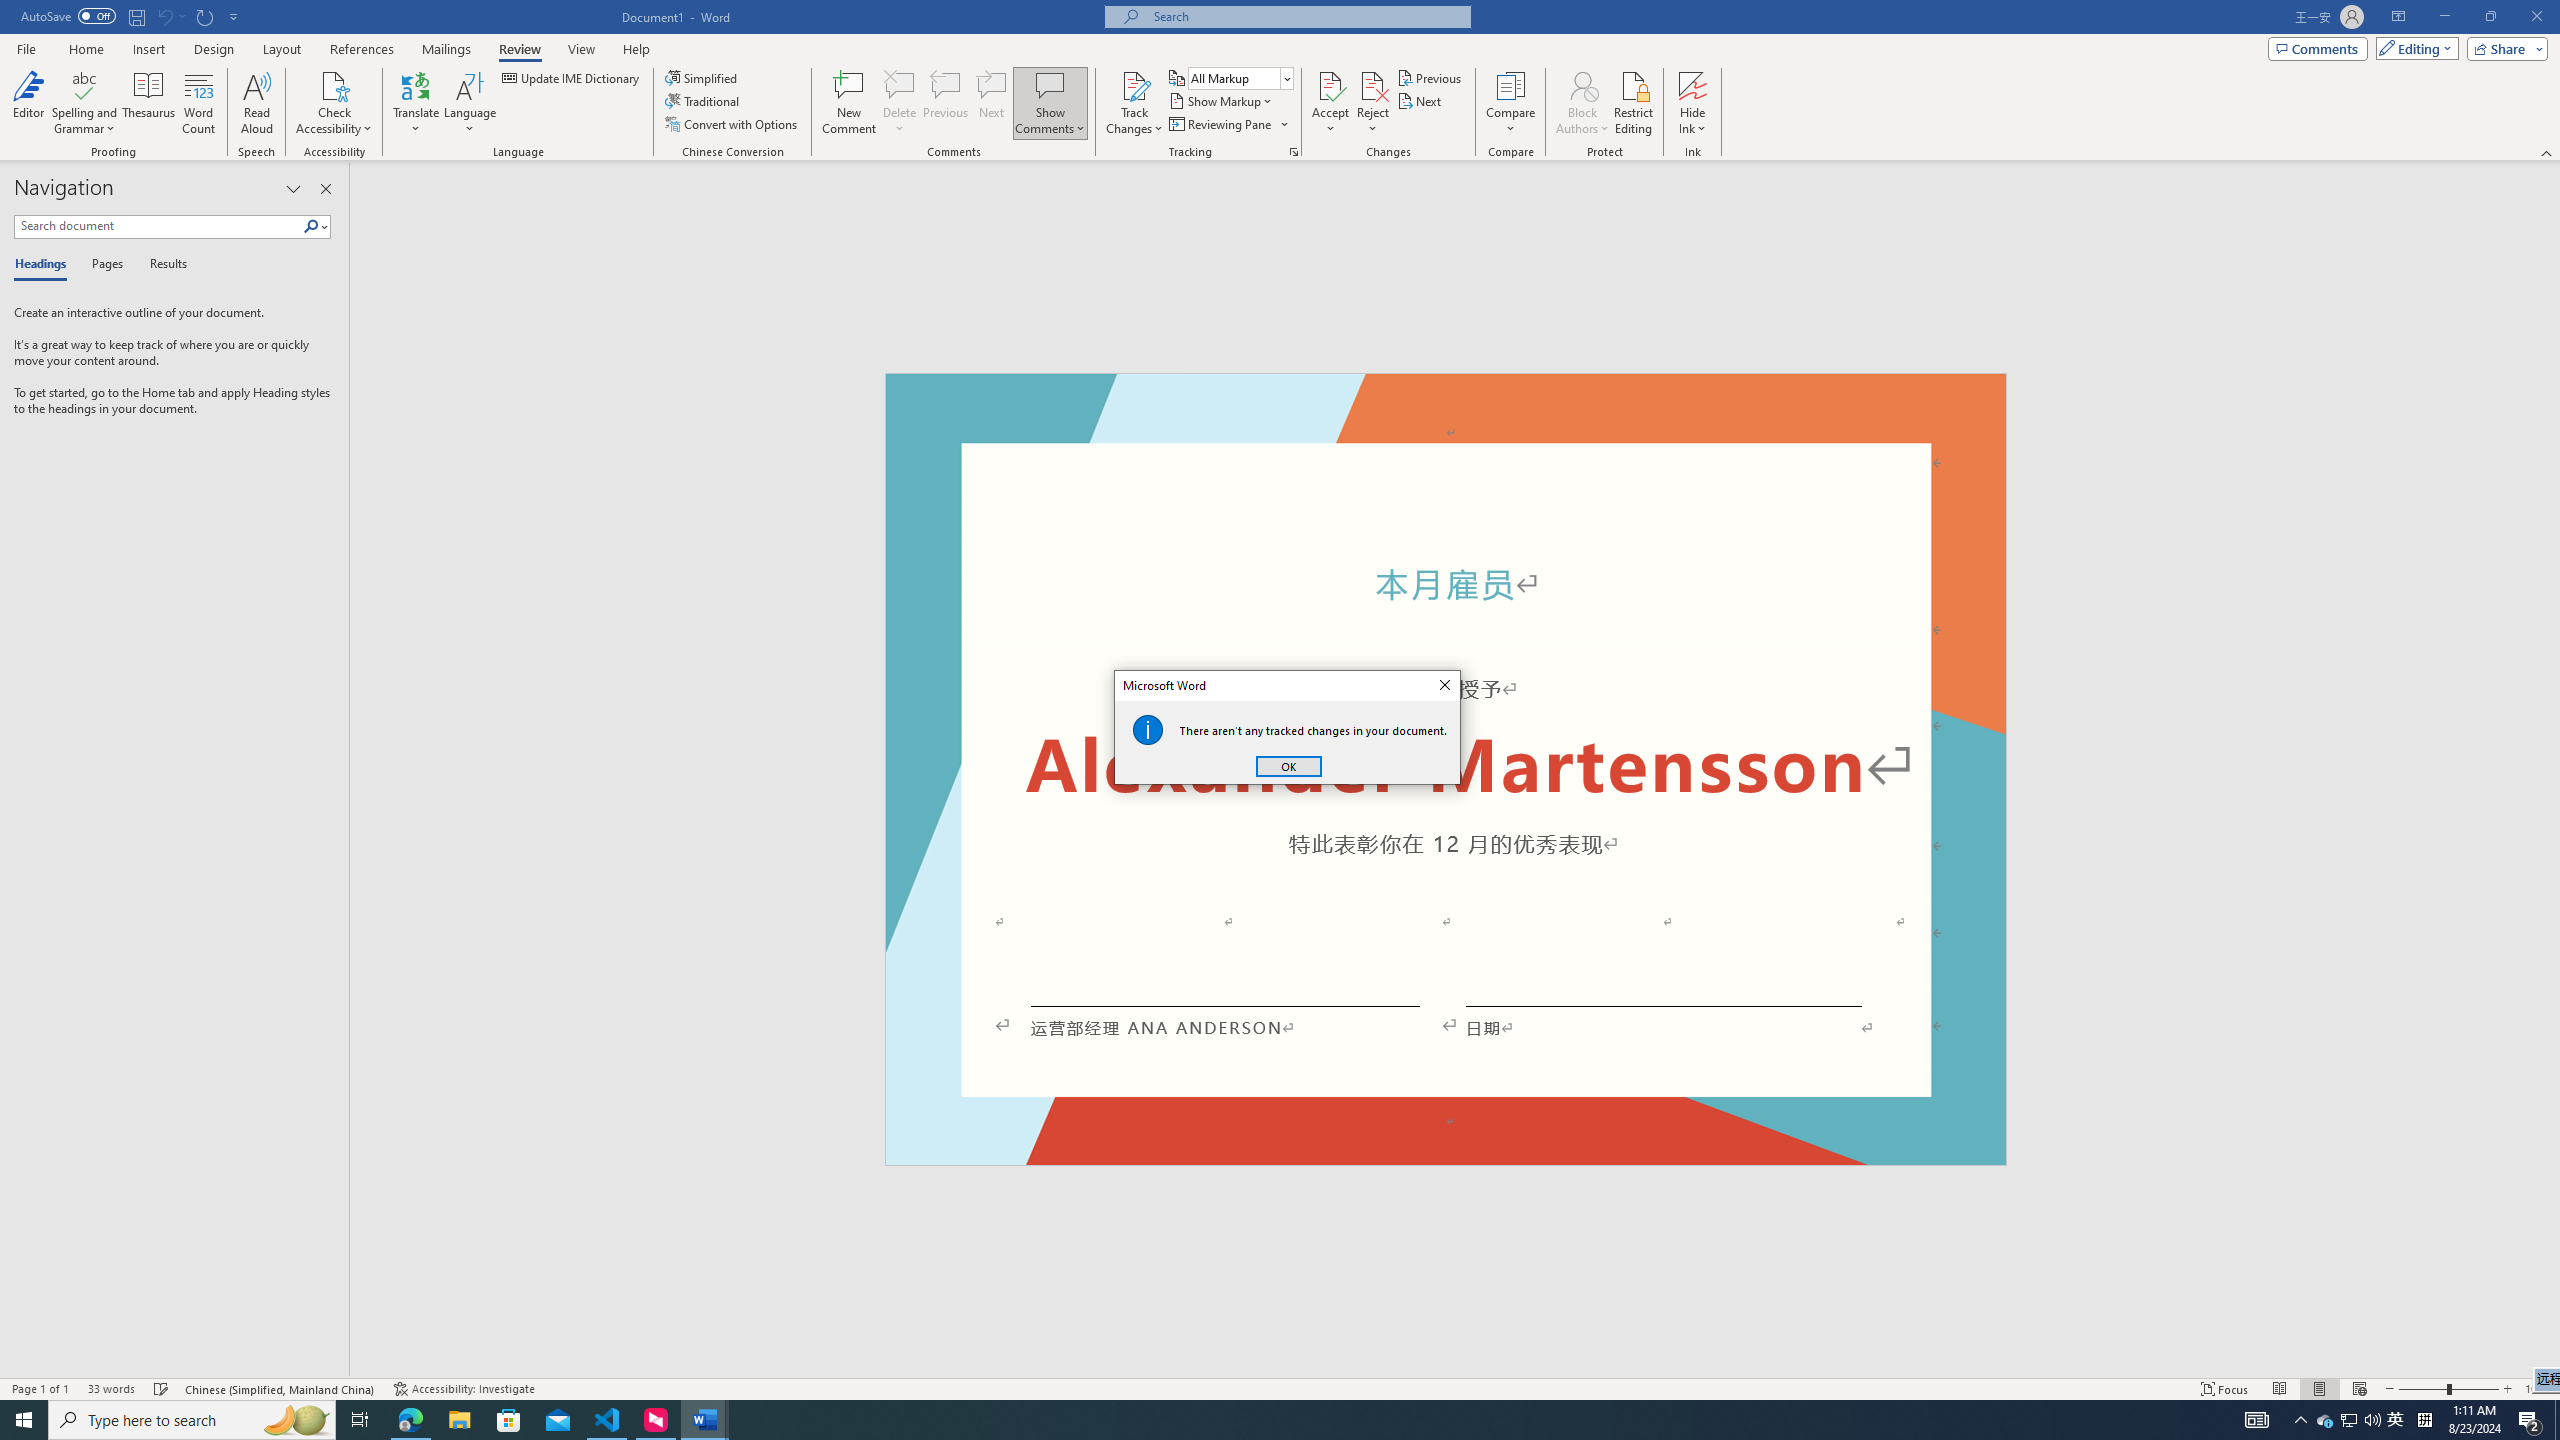 This screenshot has height=1440, width=2560. What do you see at coordinates (160, 264) in the screenshot?
I see `'Results'` at bounding box center [160, 264].